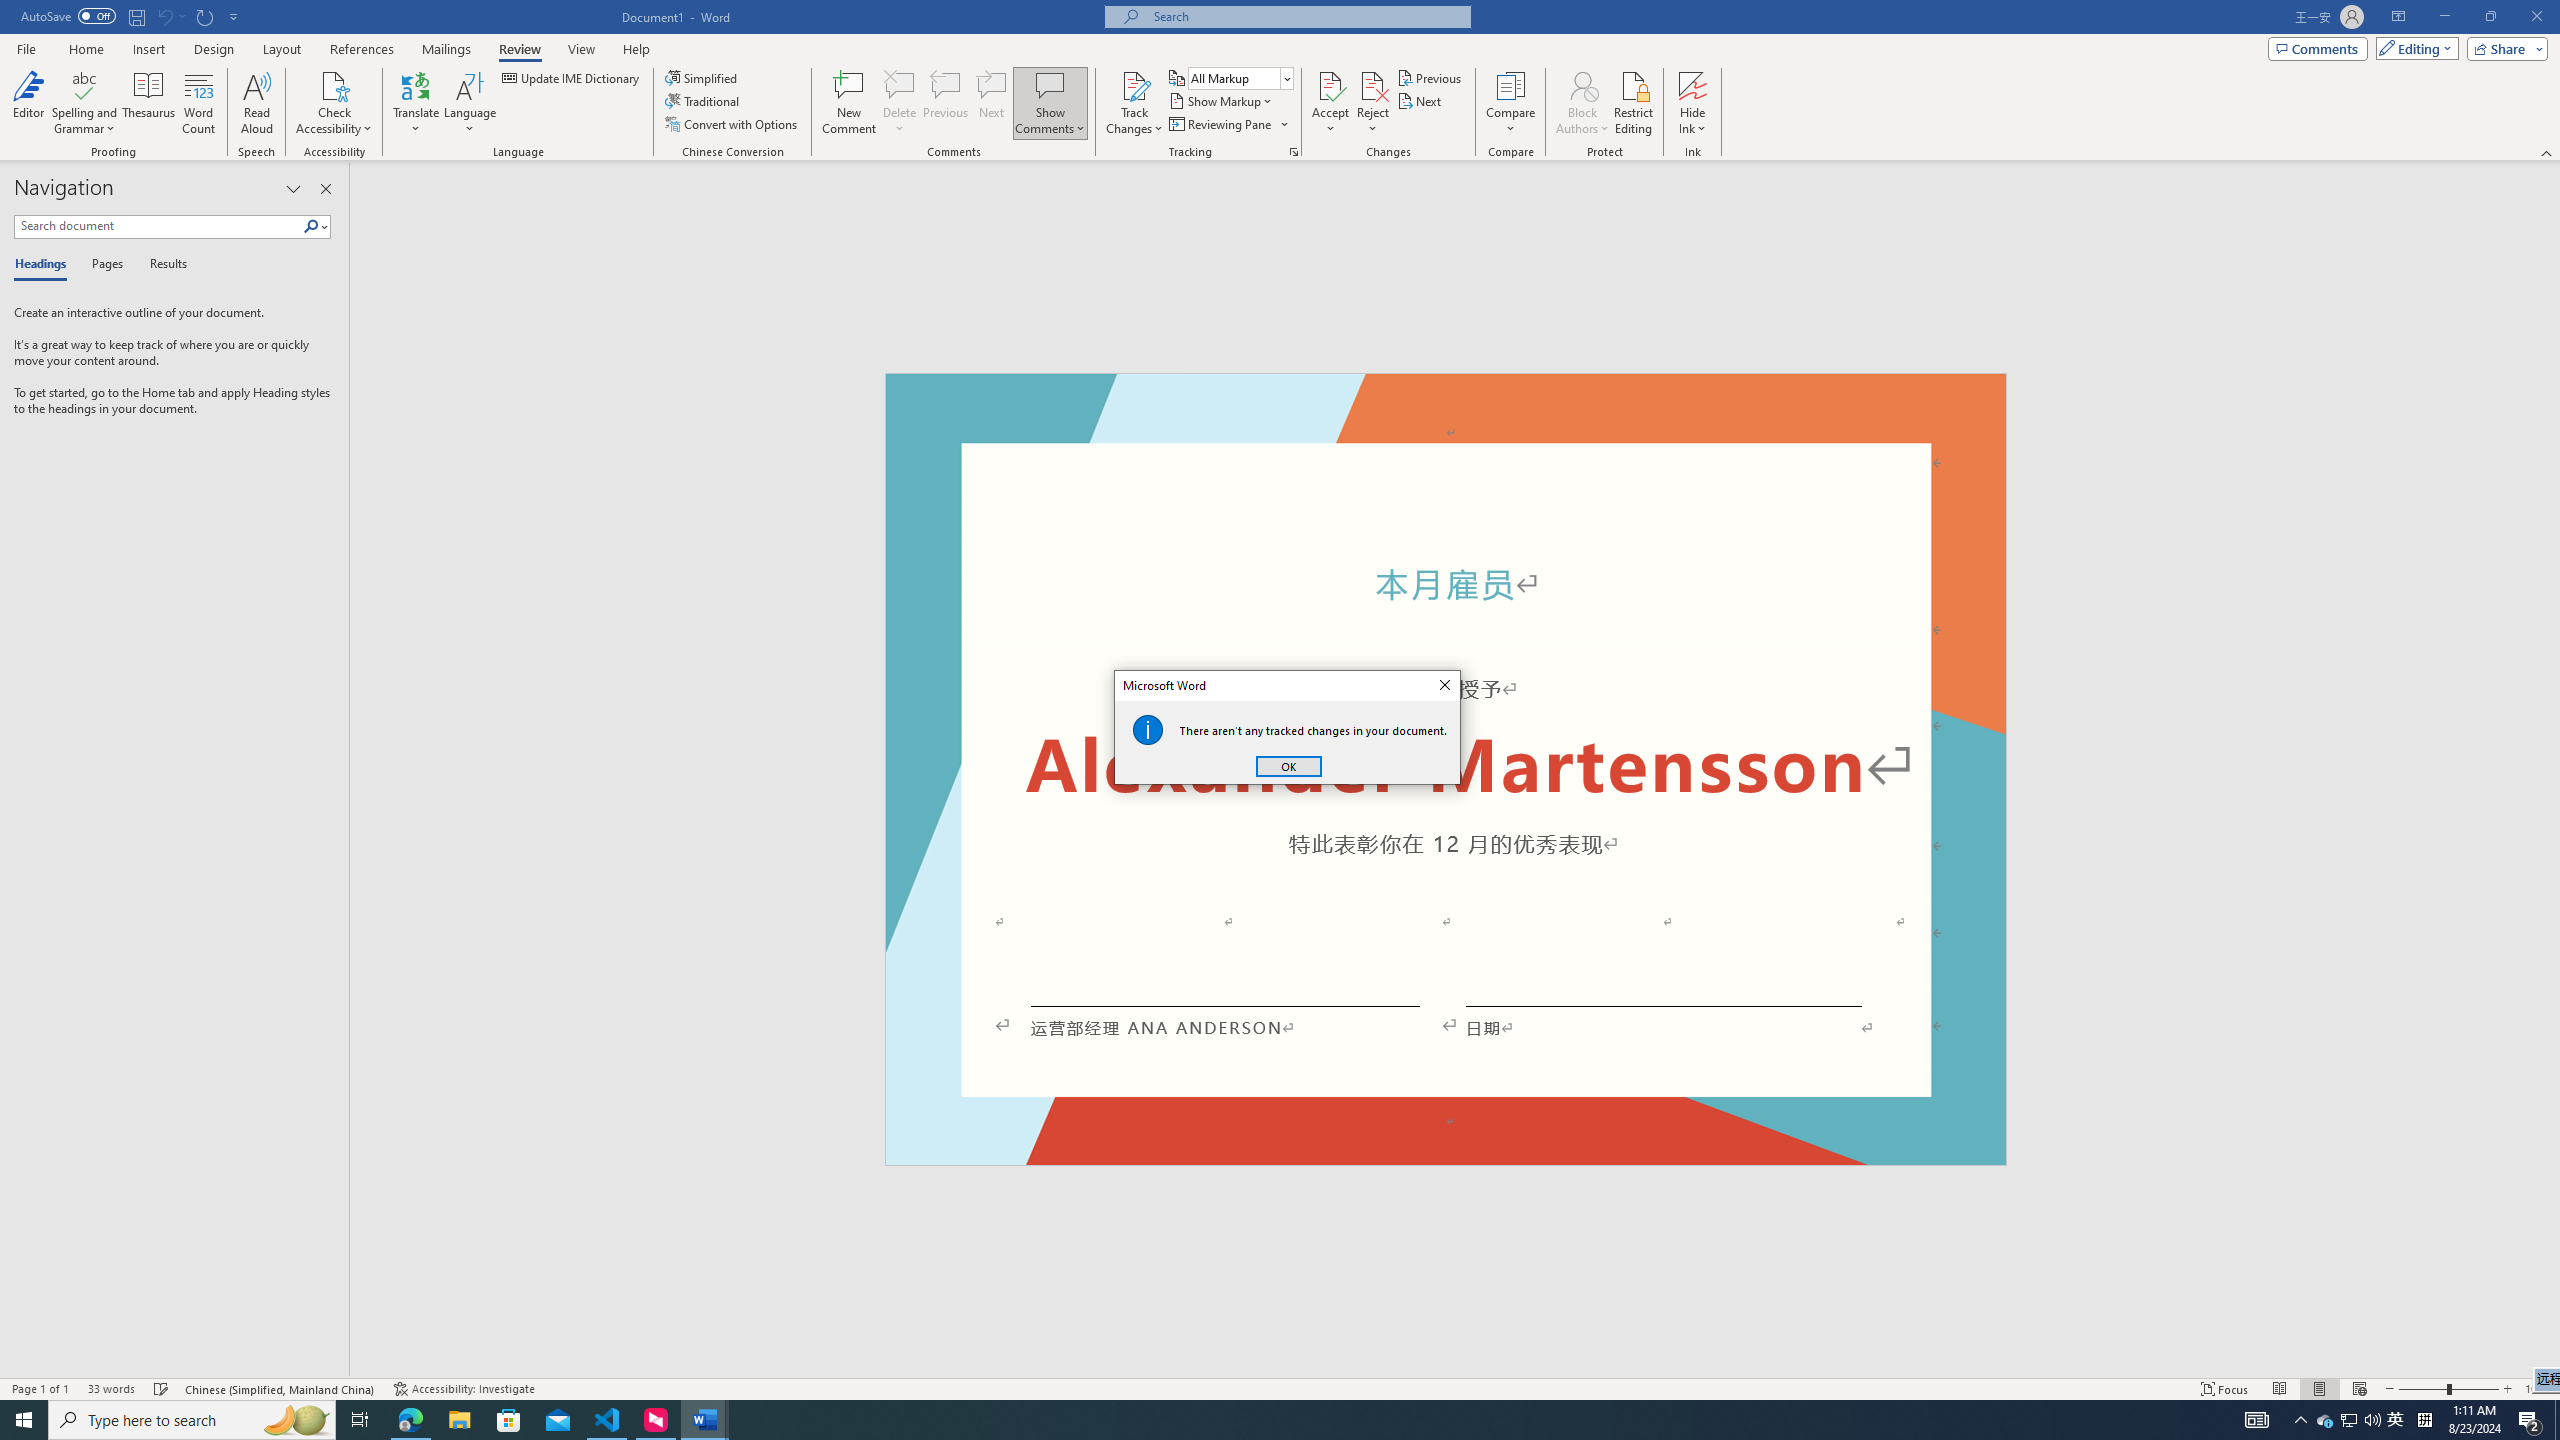 This screenshot has height=1440, width=2560. What do you see at coordinates (160, 264) in the screenshot?
I see `'Results'` at bounding box center [160, 264].